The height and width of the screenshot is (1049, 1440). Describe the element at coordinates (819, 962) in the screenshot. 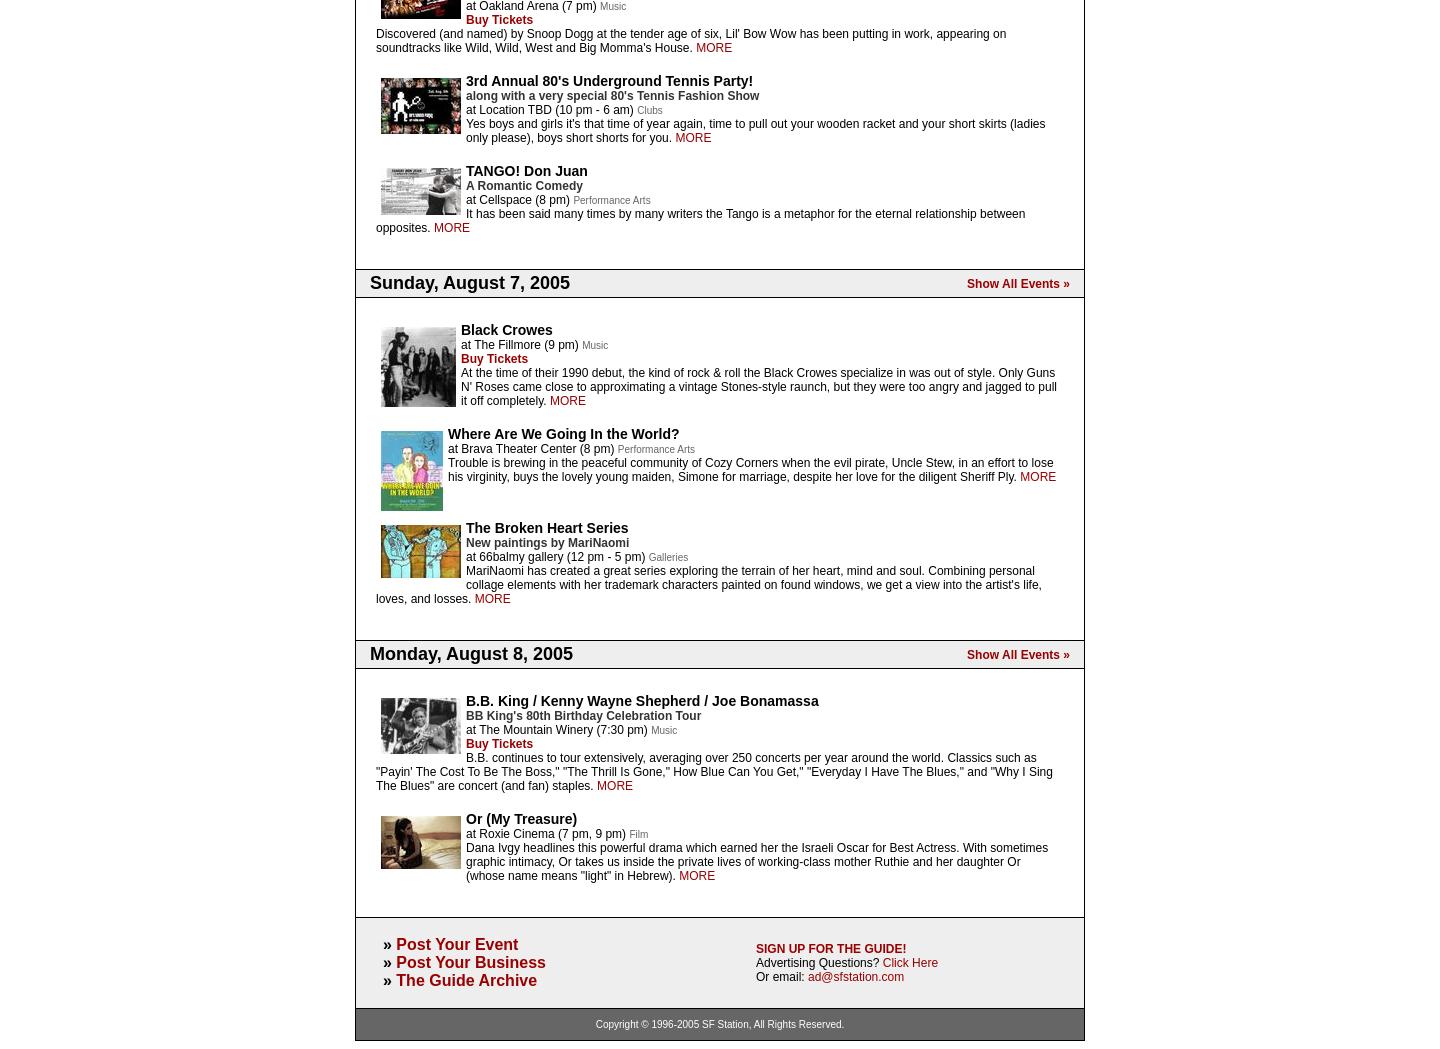

I see `'Advertising Questions?'` at that location.